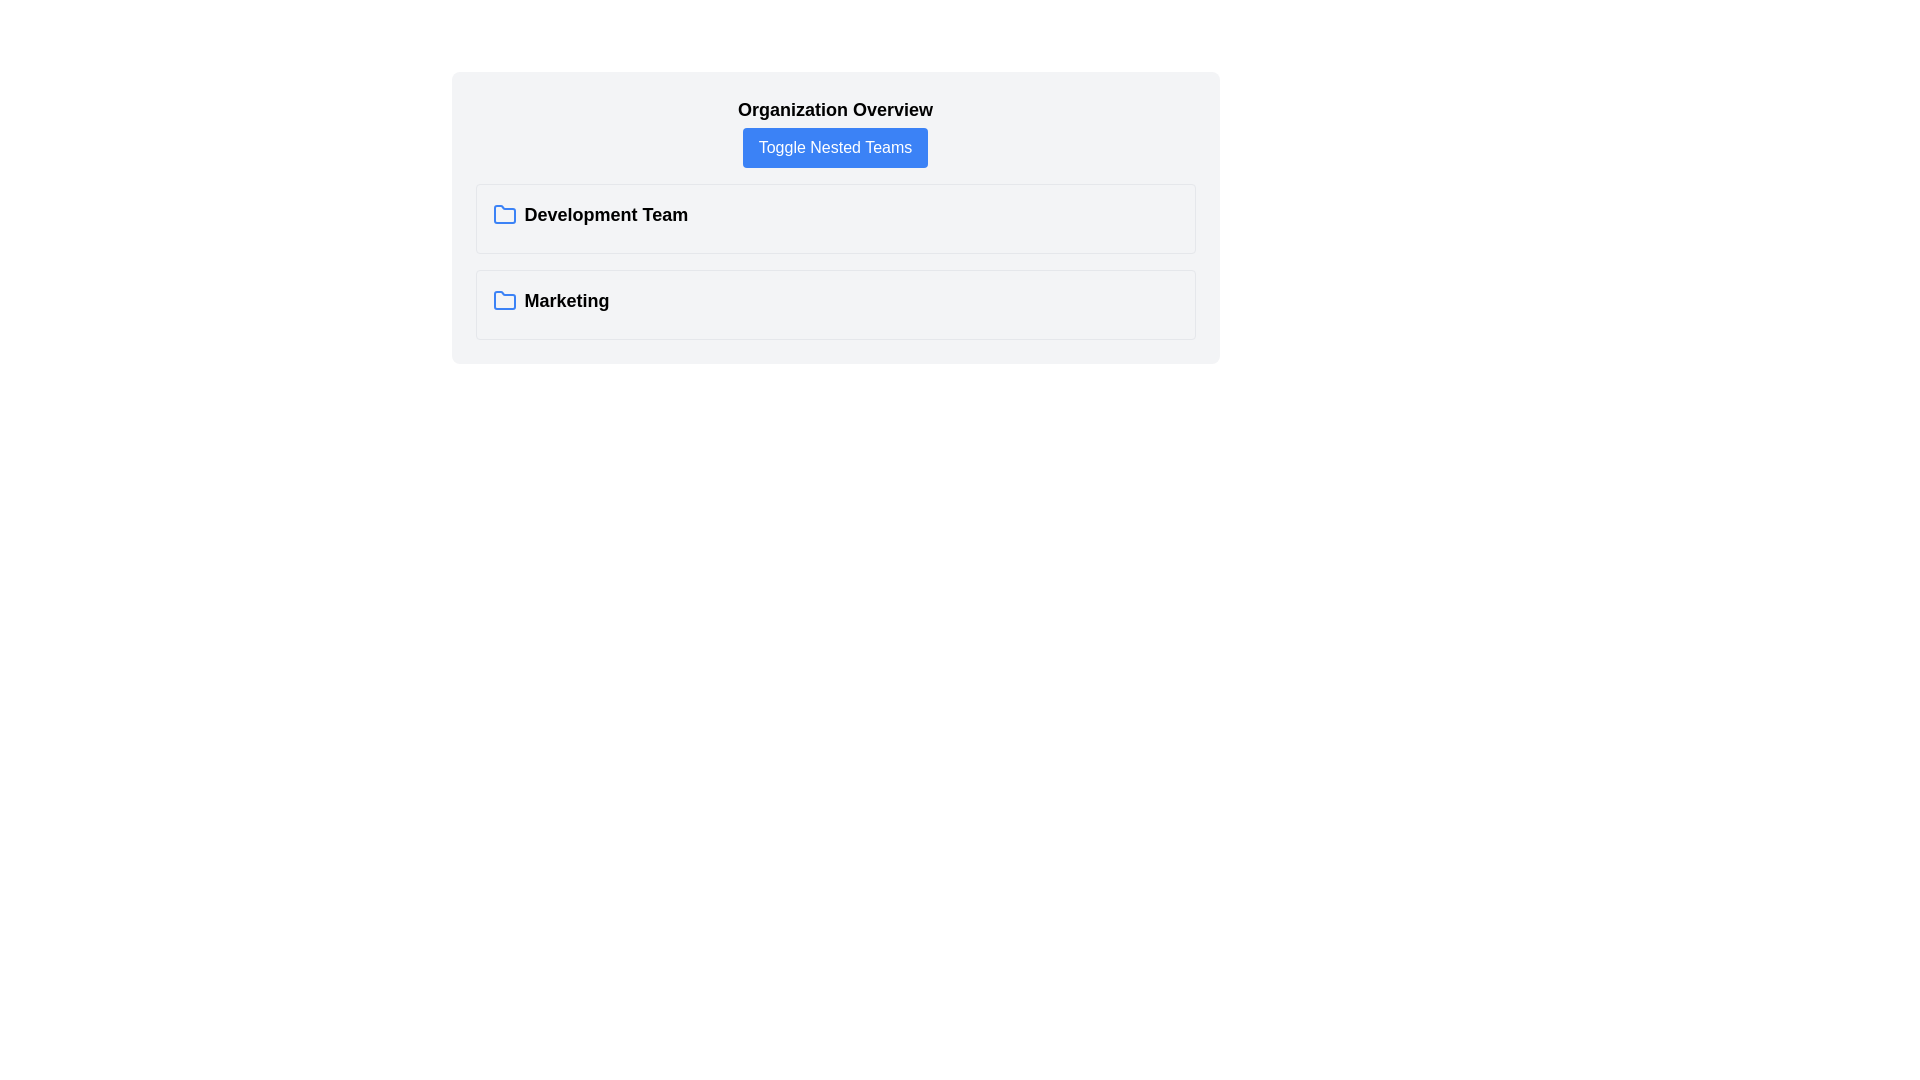  What do you see at coordinates (835, 110) in the screenshot?
I see `the text component that reads 'Organization Overview', which is bold, large, and centrally aligned above the 'Toggle Nested Teams' button` at bounding box center [835, 110].